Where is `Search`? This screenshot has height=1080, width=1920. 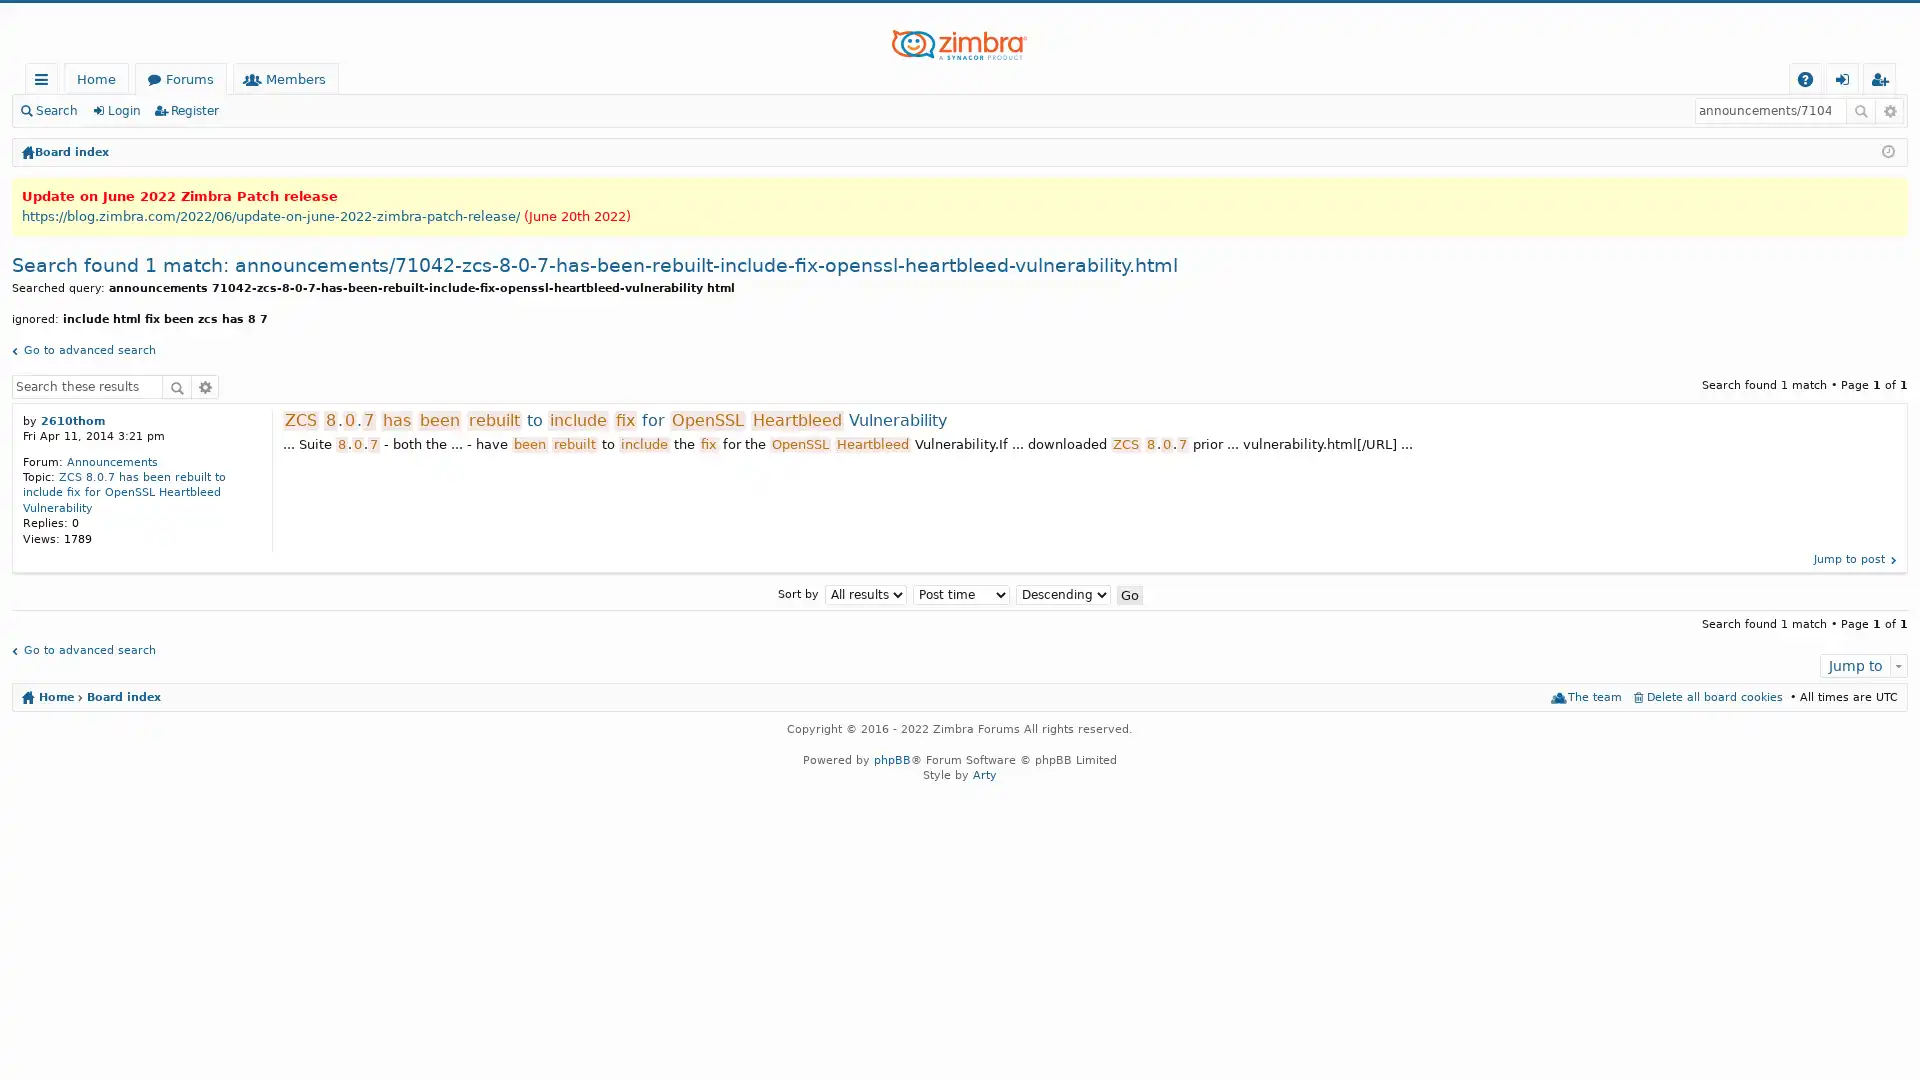
Search is located at coordinates (1860, 111).